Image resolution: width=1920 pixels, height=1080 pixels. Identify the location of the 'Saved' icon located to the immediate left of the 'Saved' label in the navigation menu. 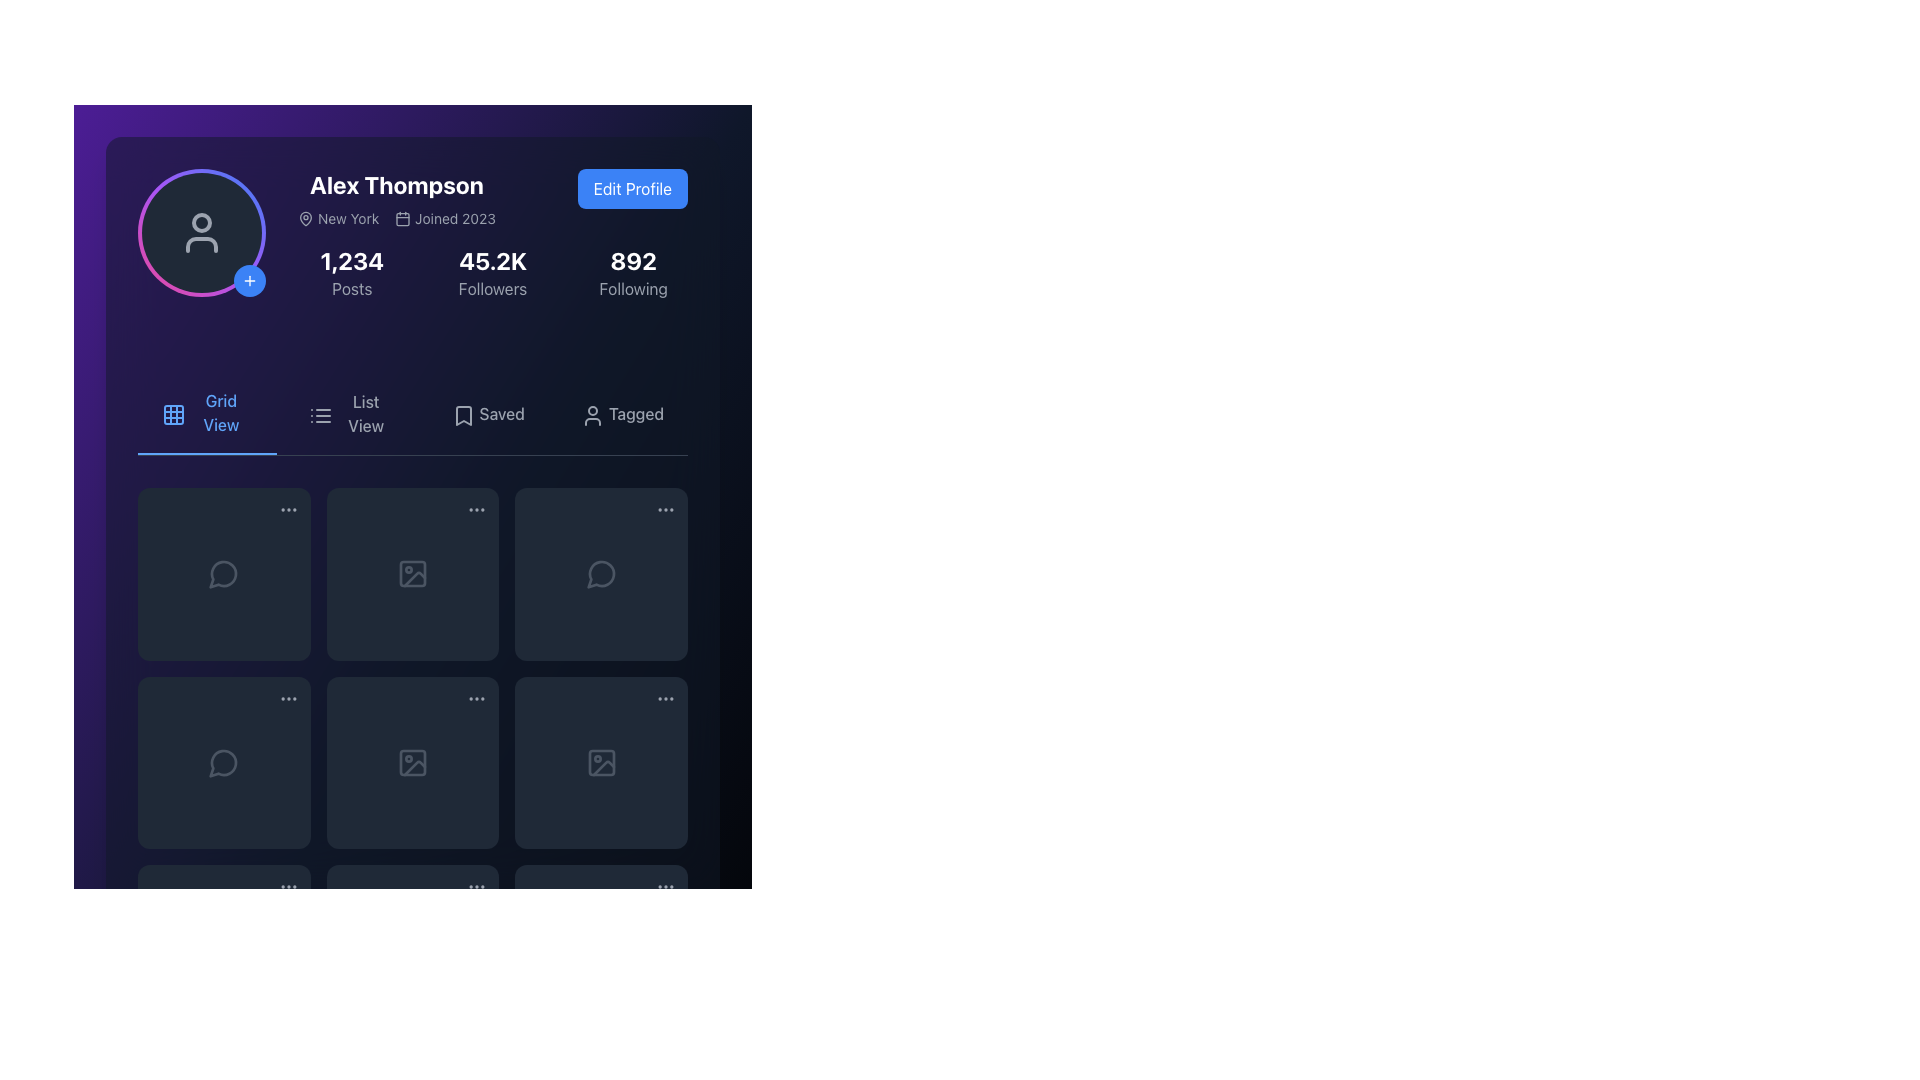
(460, 412).